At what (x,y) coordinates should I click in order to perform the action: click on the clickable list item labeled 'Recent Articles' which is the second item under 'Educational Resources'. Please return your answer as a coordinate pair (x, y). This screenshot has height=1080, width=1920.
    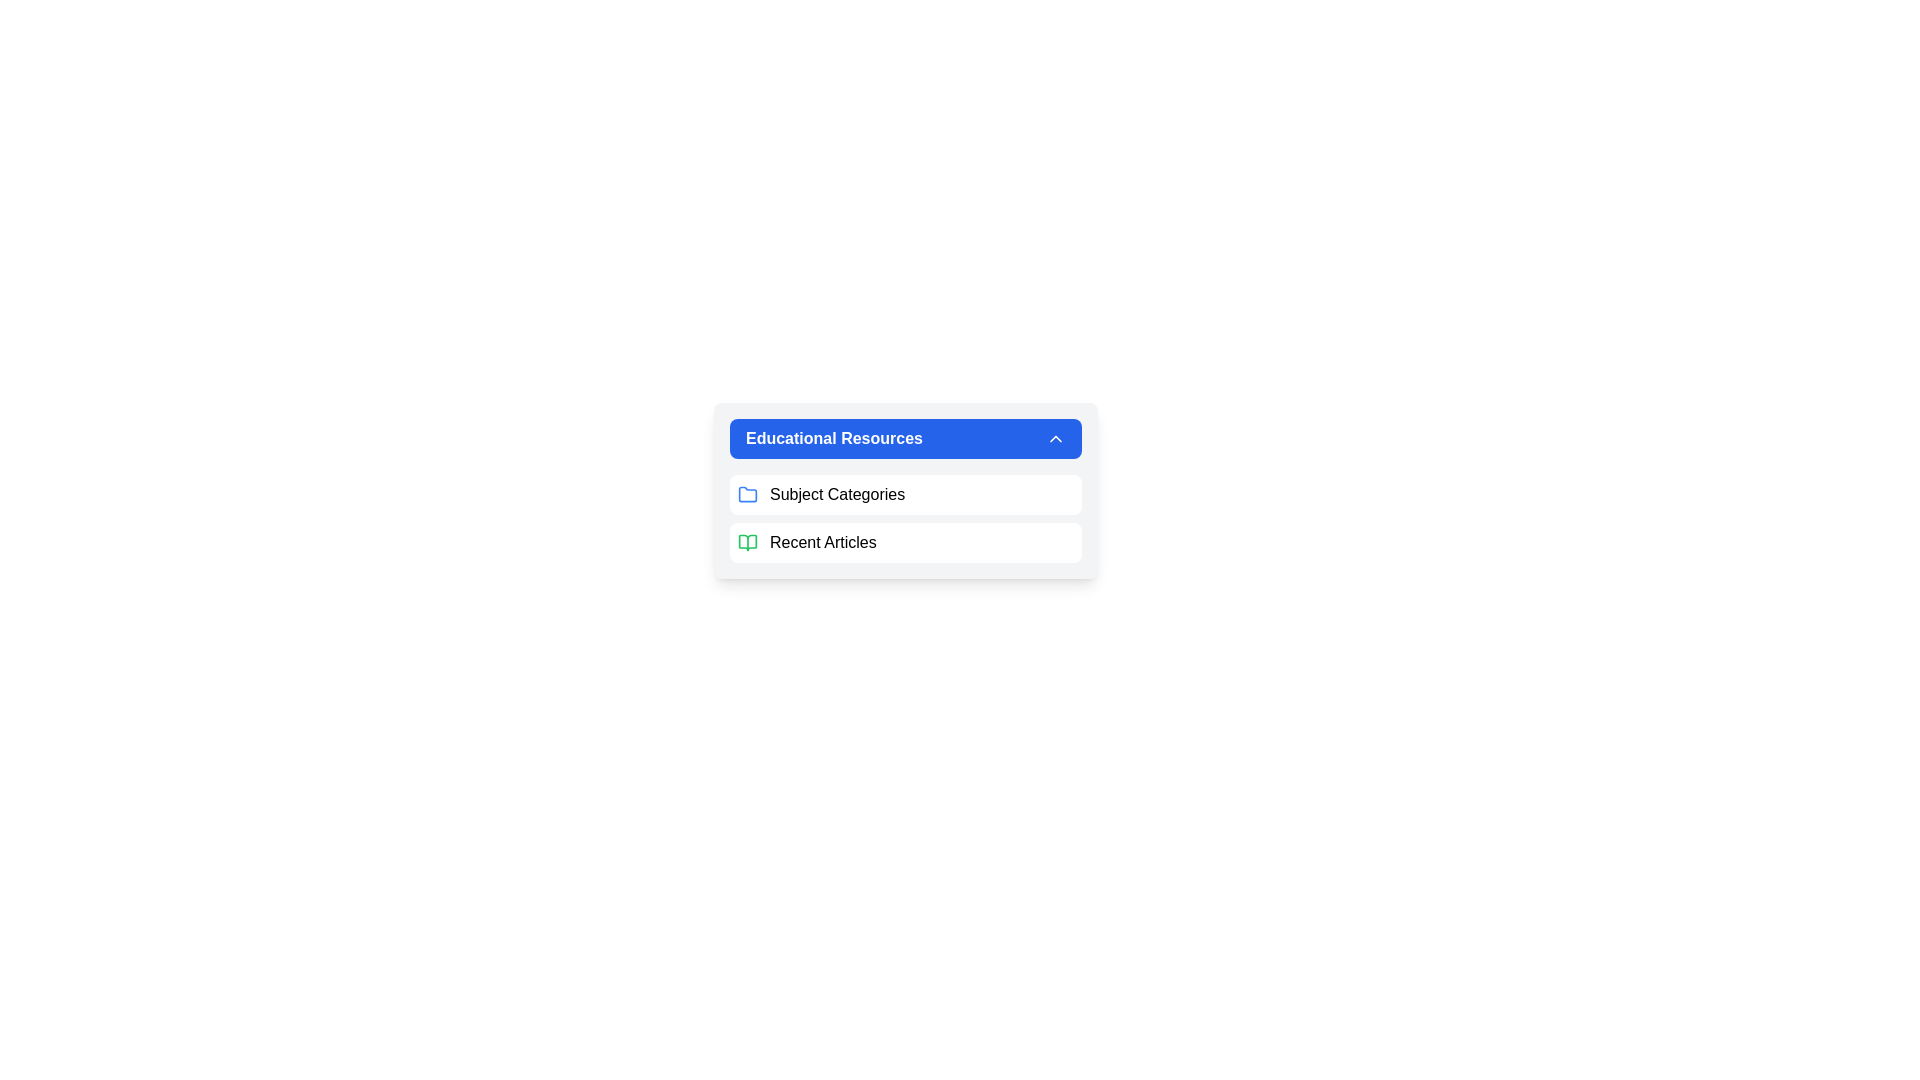
    Looking at the image, I should click on (905, 543).